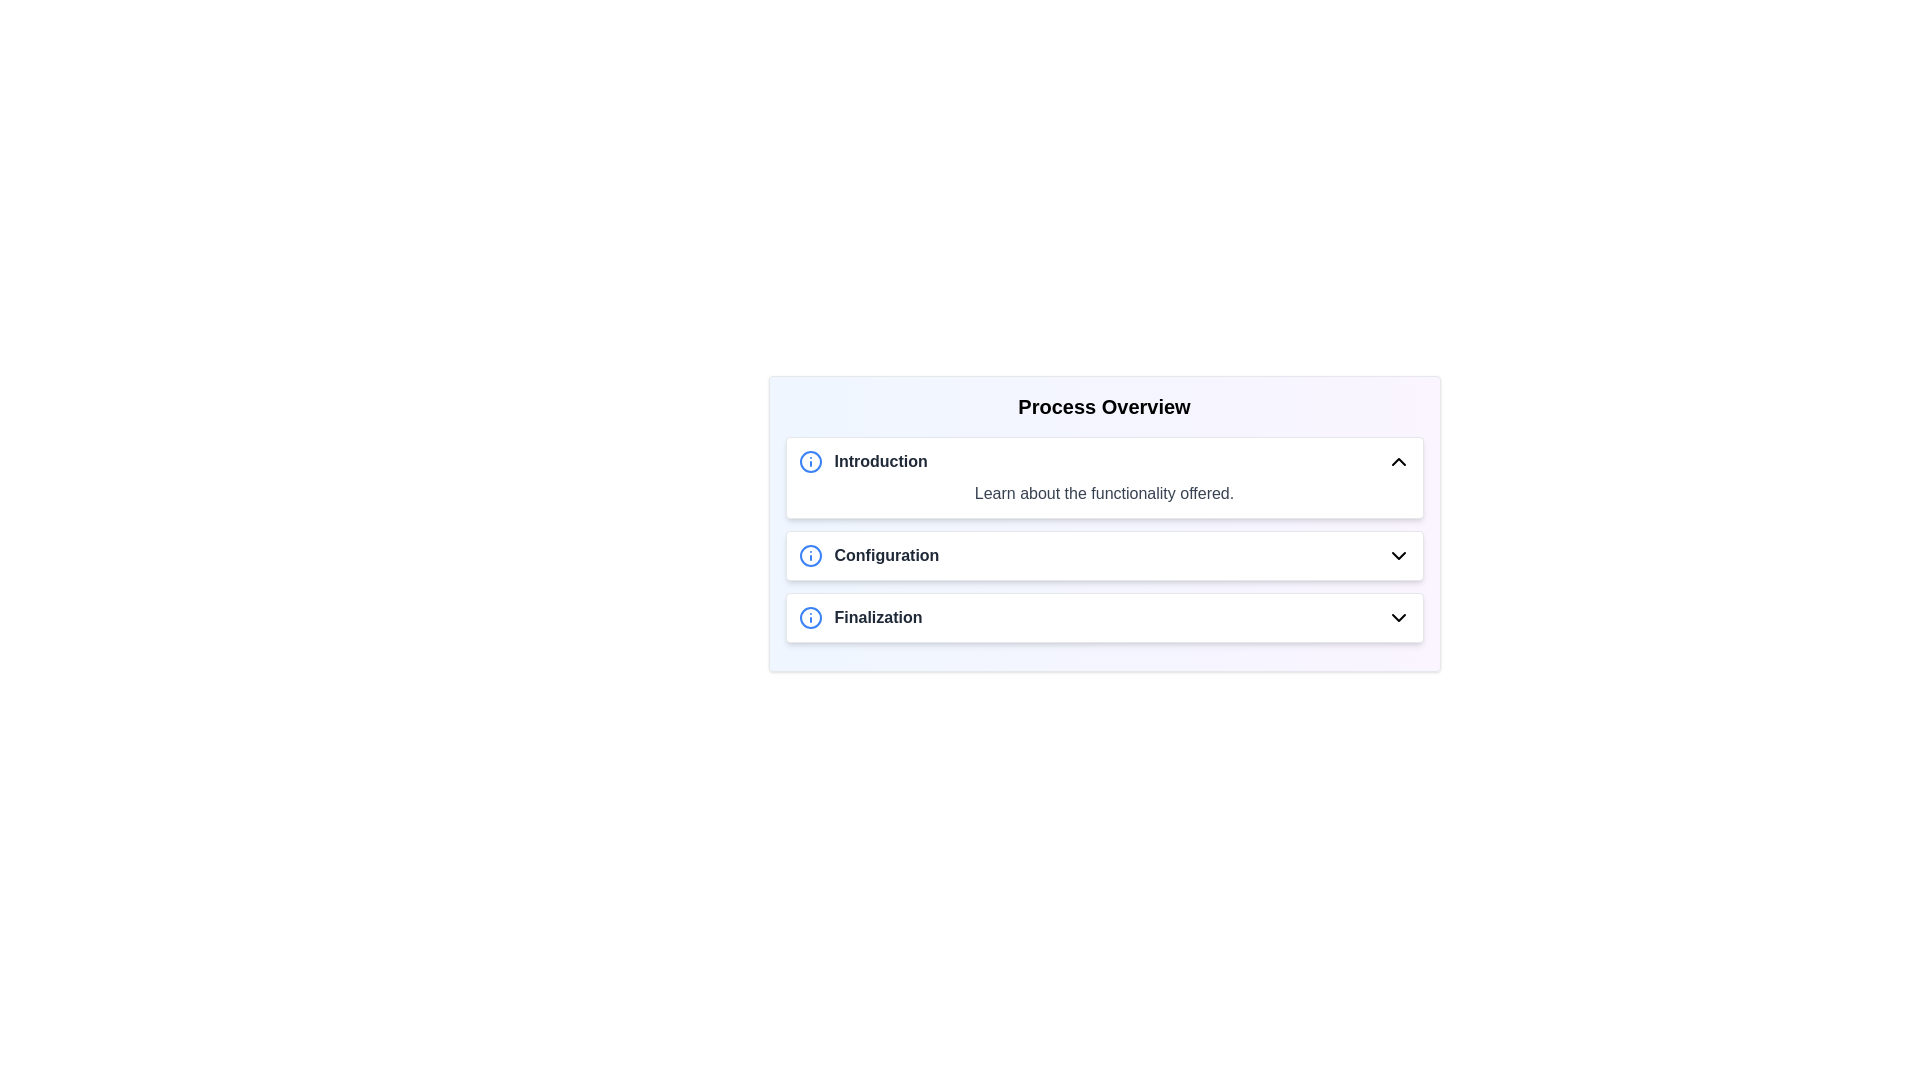 The width and height of the screenshot is (1920, 1080). I want to click on the informational icon located to the left of the 'Configuration' text within the second item of the 'Process Overview' vertical list, so click(810, 555).